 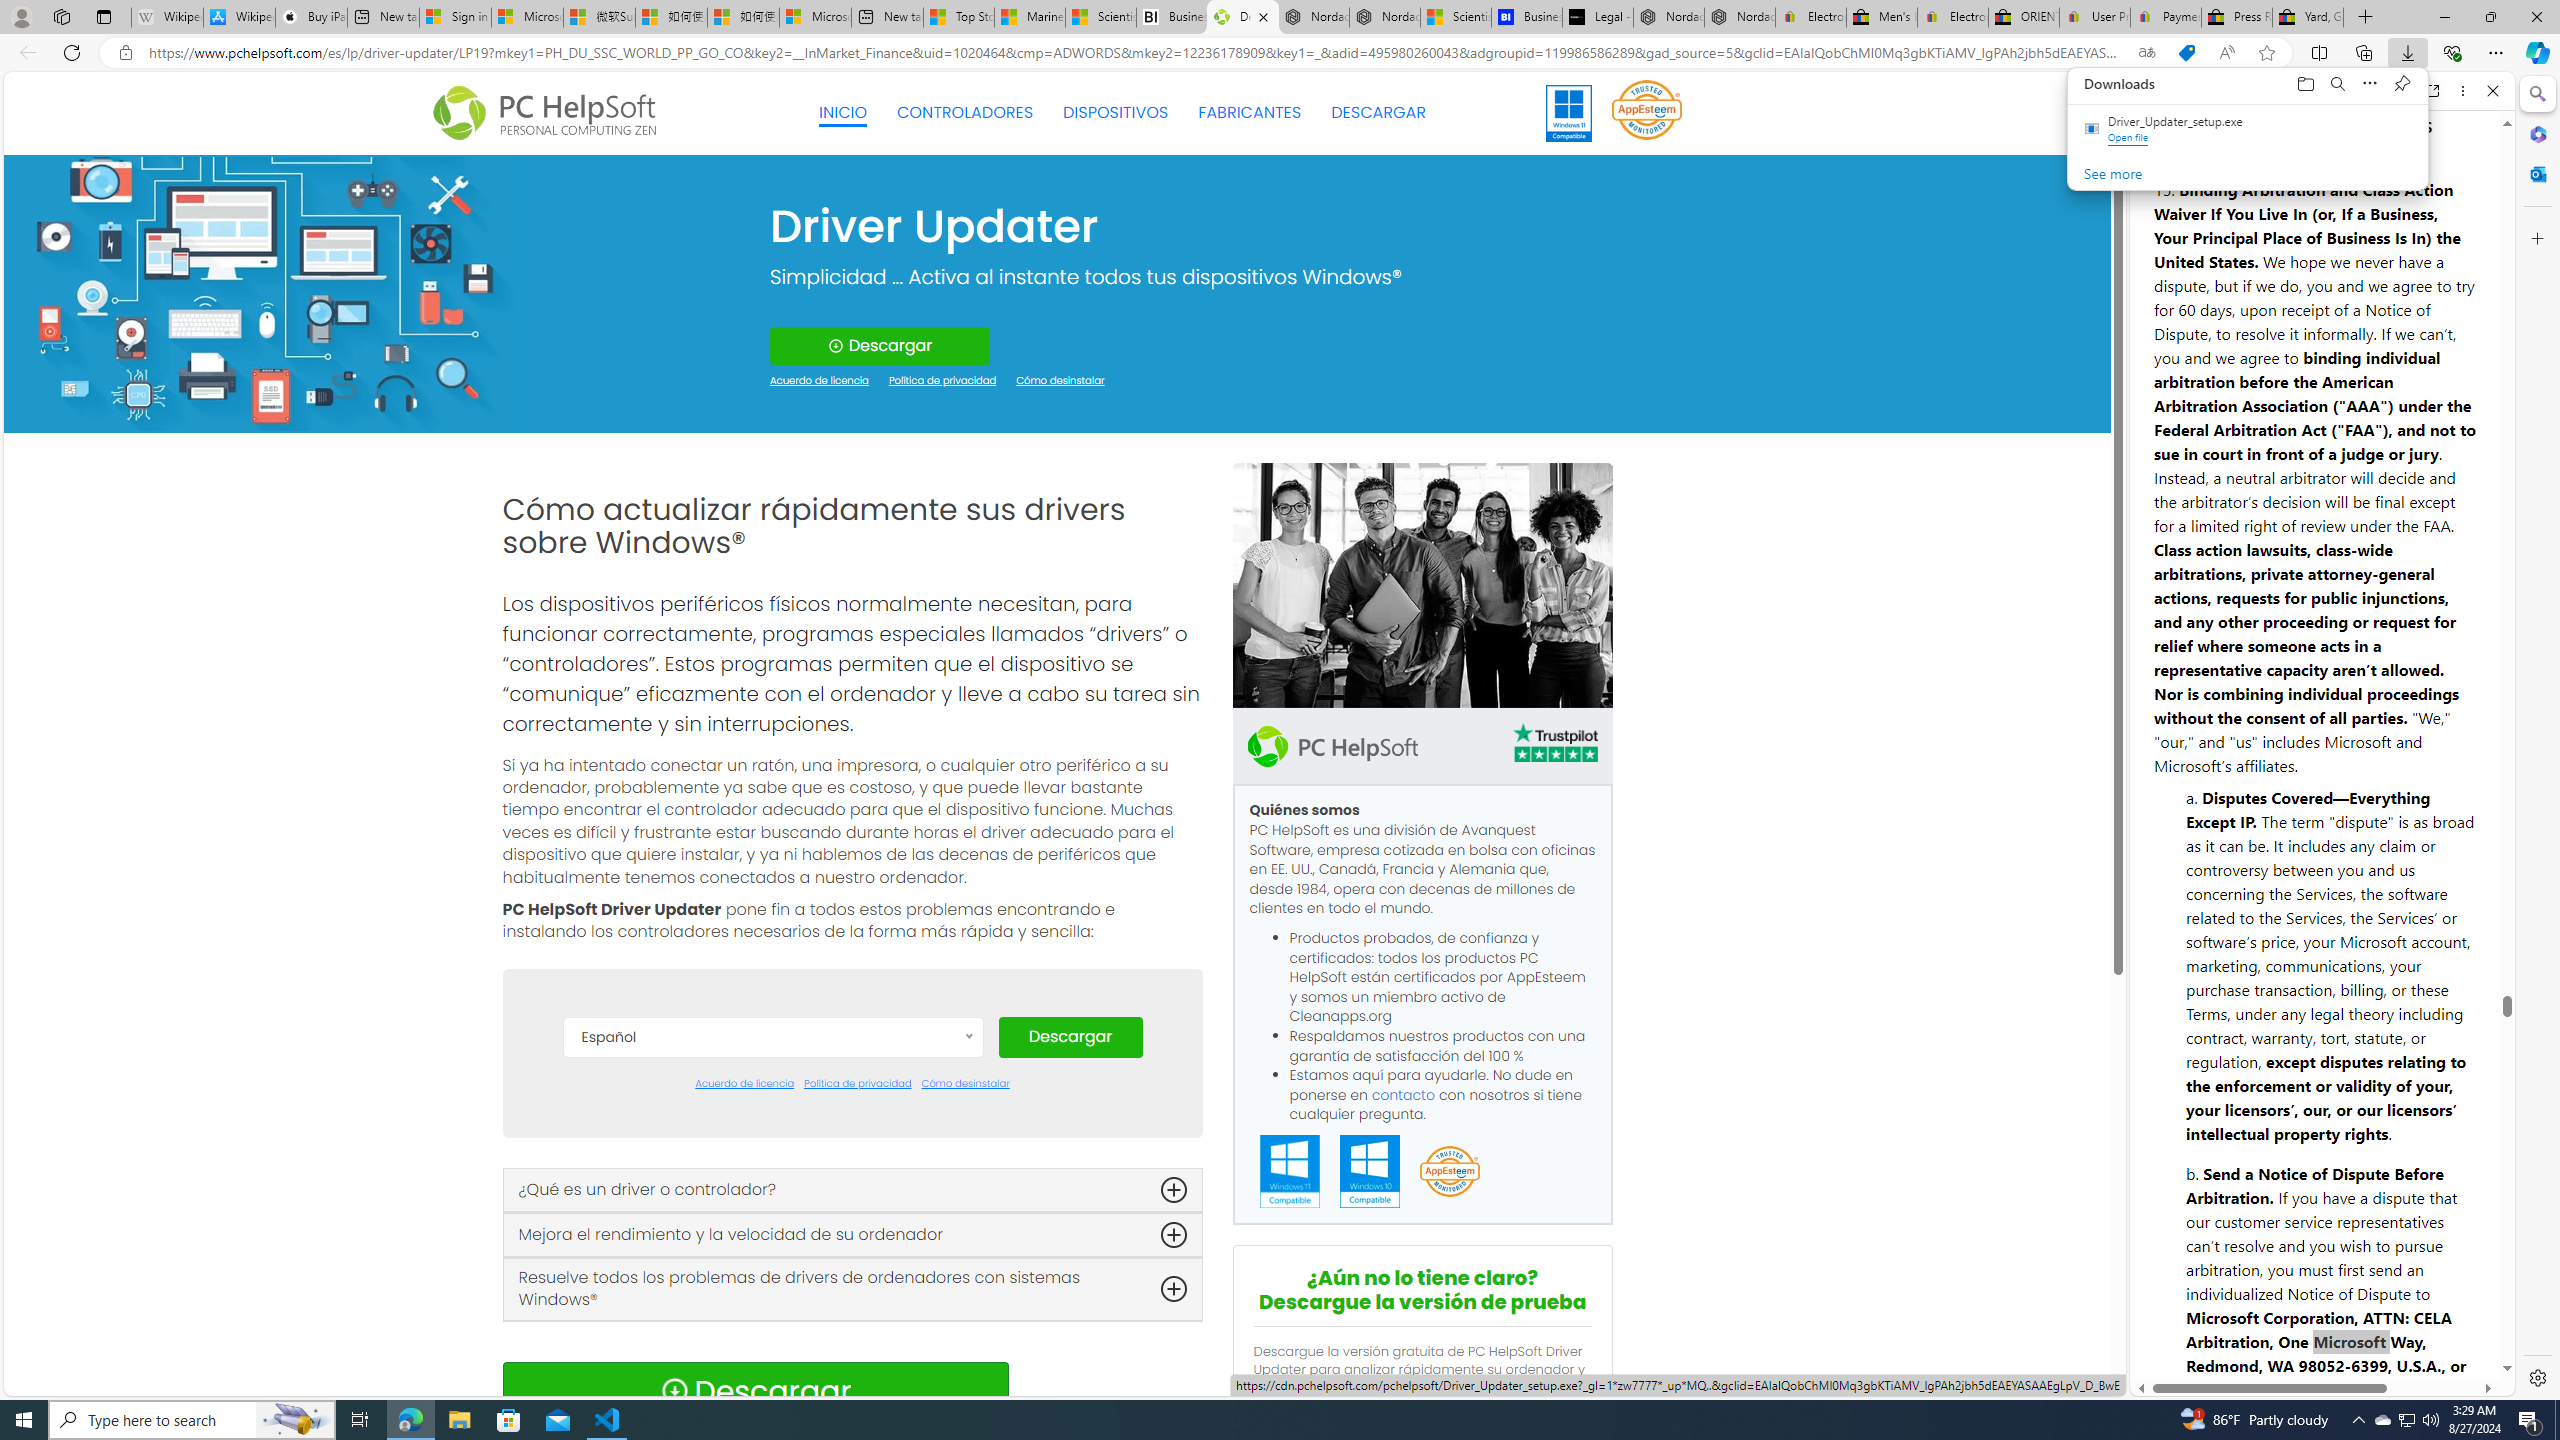 What do you see at coordinates (2535, 93) in the screenshot?
I see `'Minimize Search pane'` at bounding box center [2535, 93].